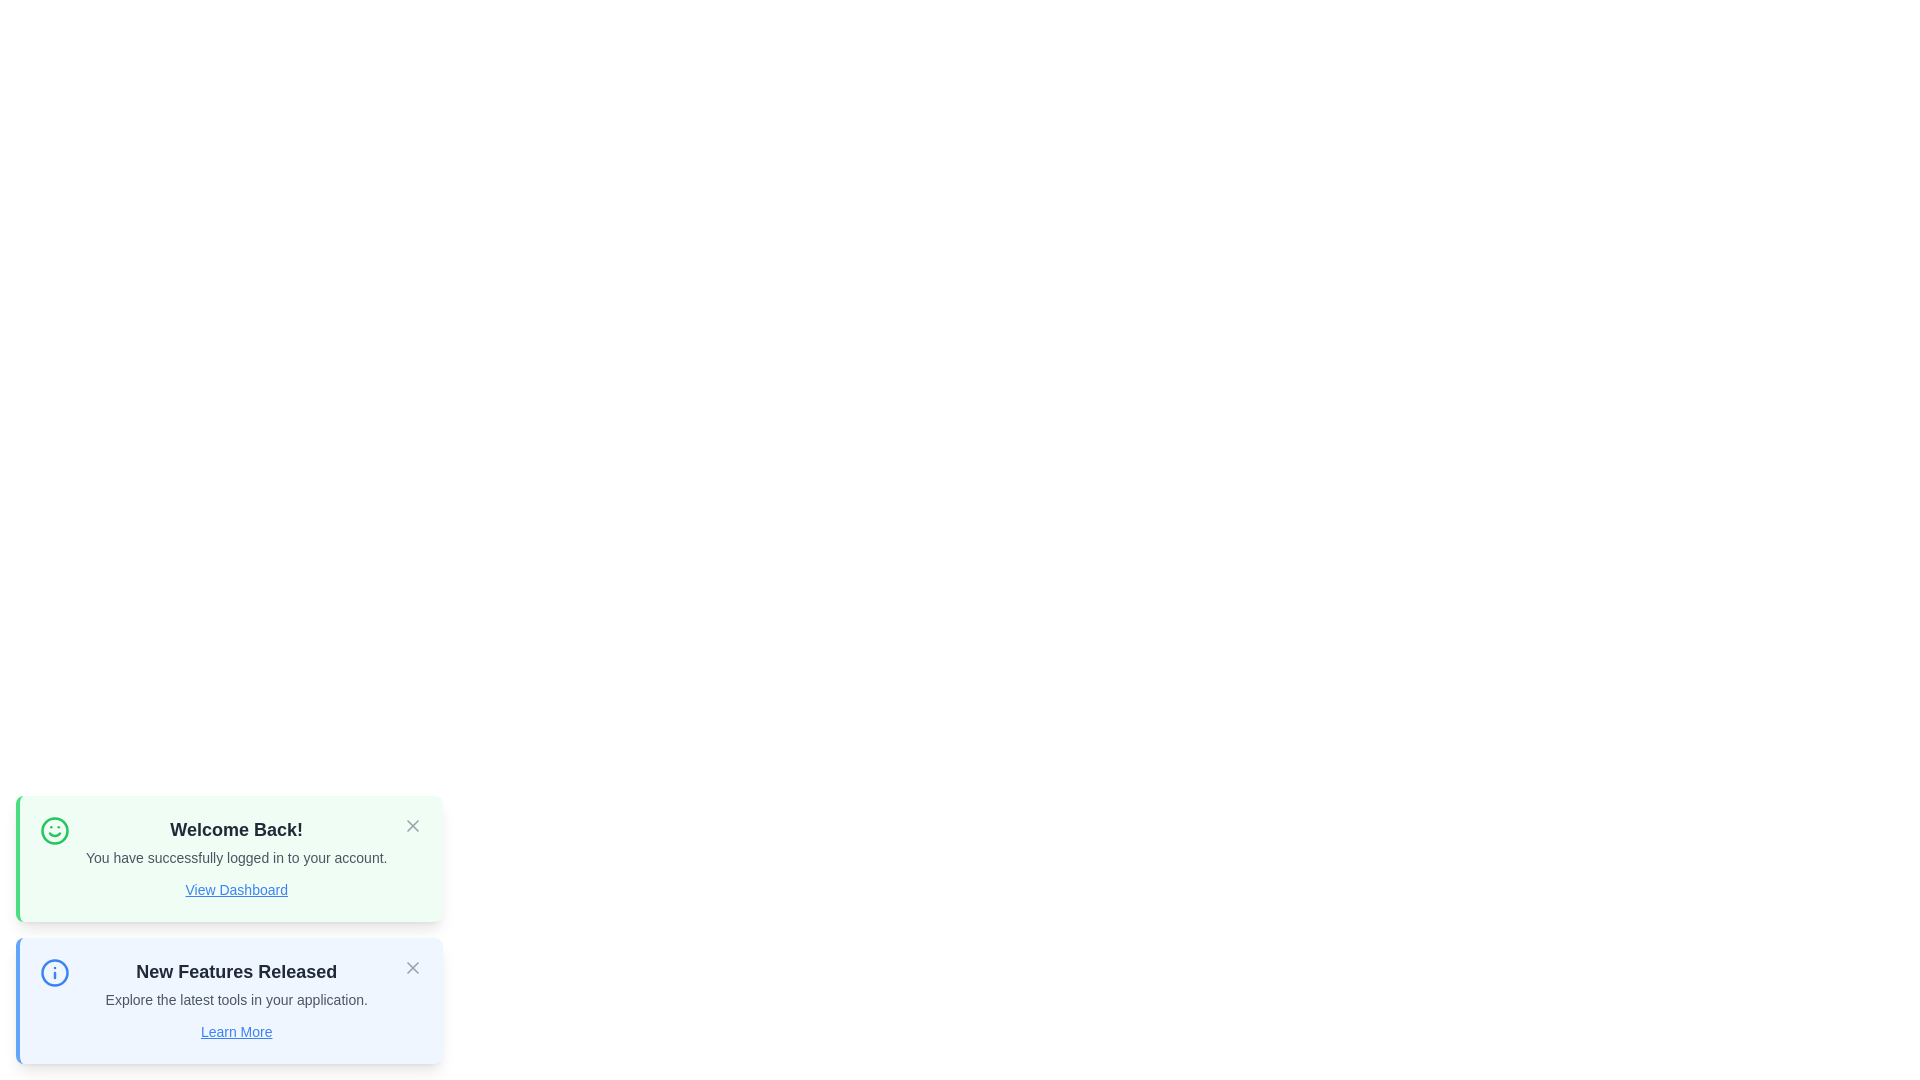 The image size is (1920, 1080). What do you see at coordinates (236, 889) in the screenshot?
I see `the action link View Dashboard` at bounding box center [236, 889].